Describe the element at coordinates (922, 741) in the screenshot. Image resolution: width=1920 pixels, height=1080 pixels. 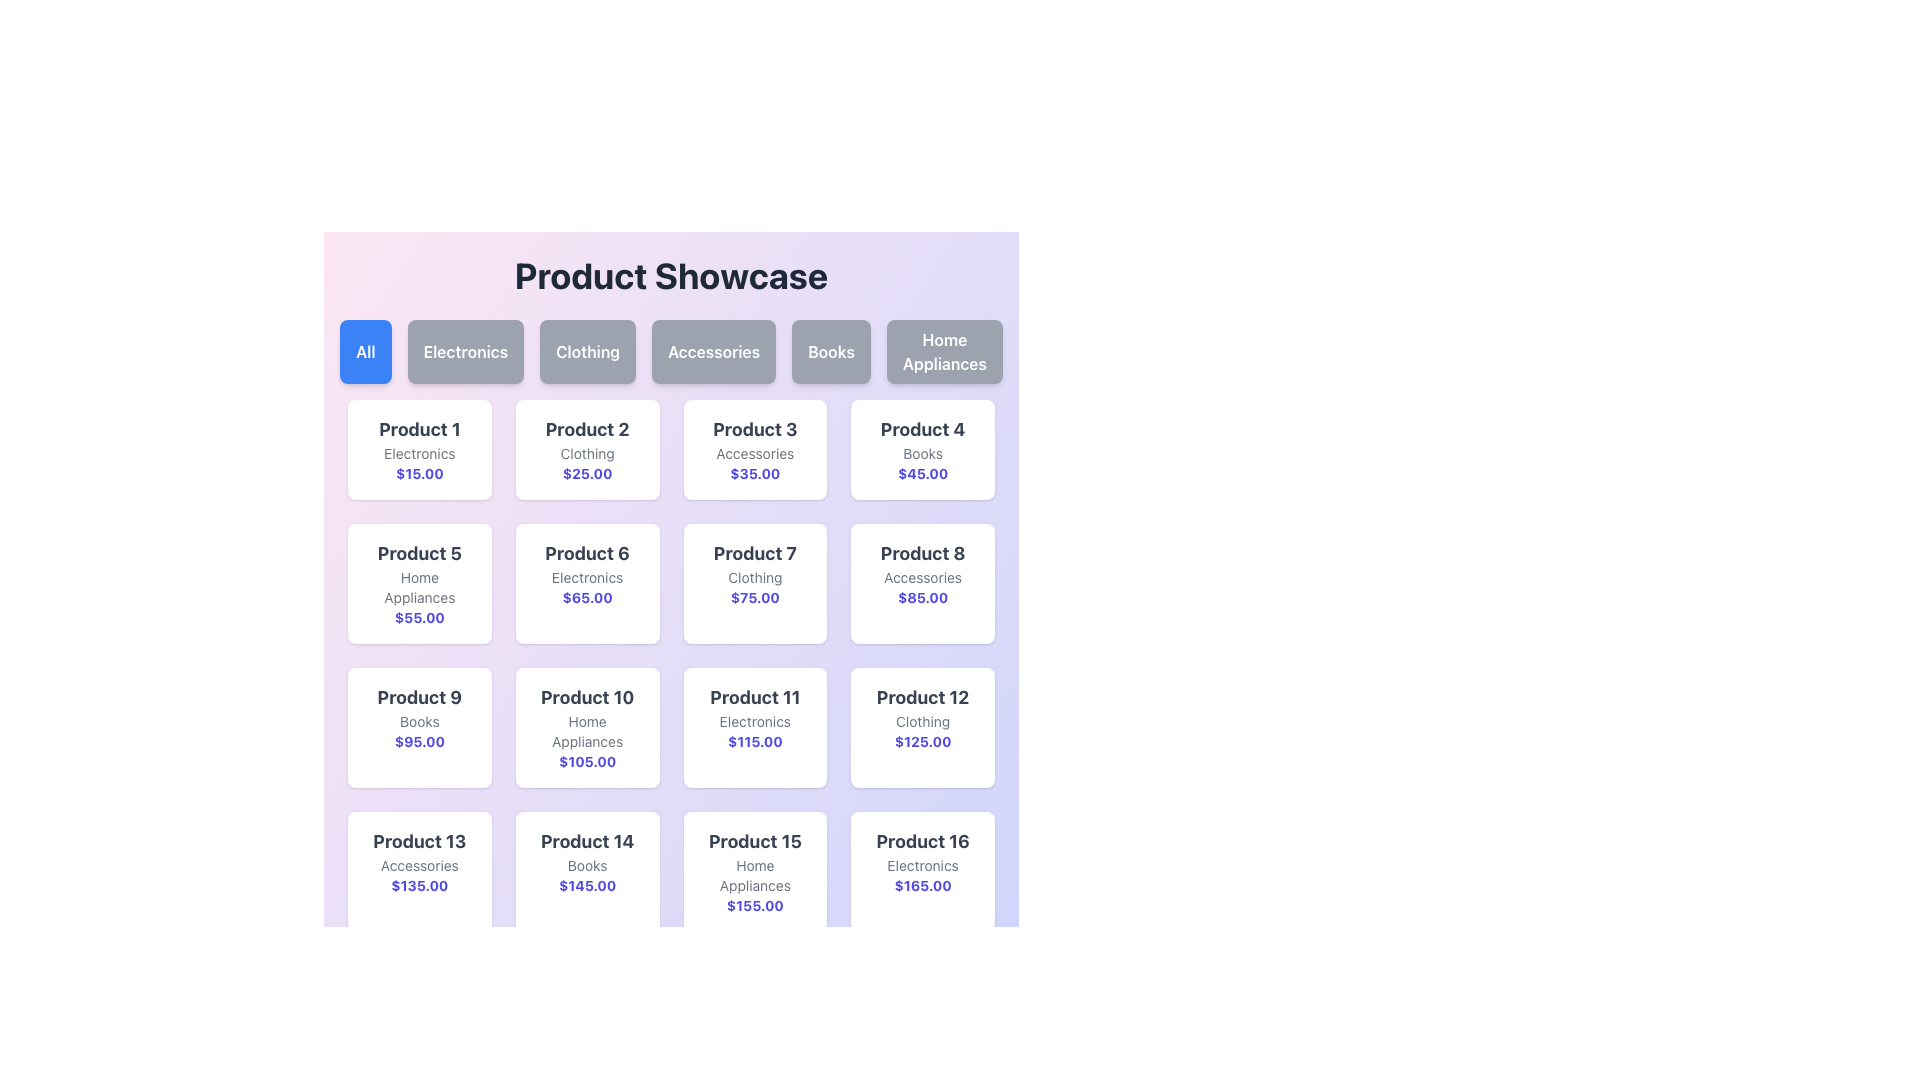
I see `the price display element of 'Product 12' located at the bottom of its product card` at that location.